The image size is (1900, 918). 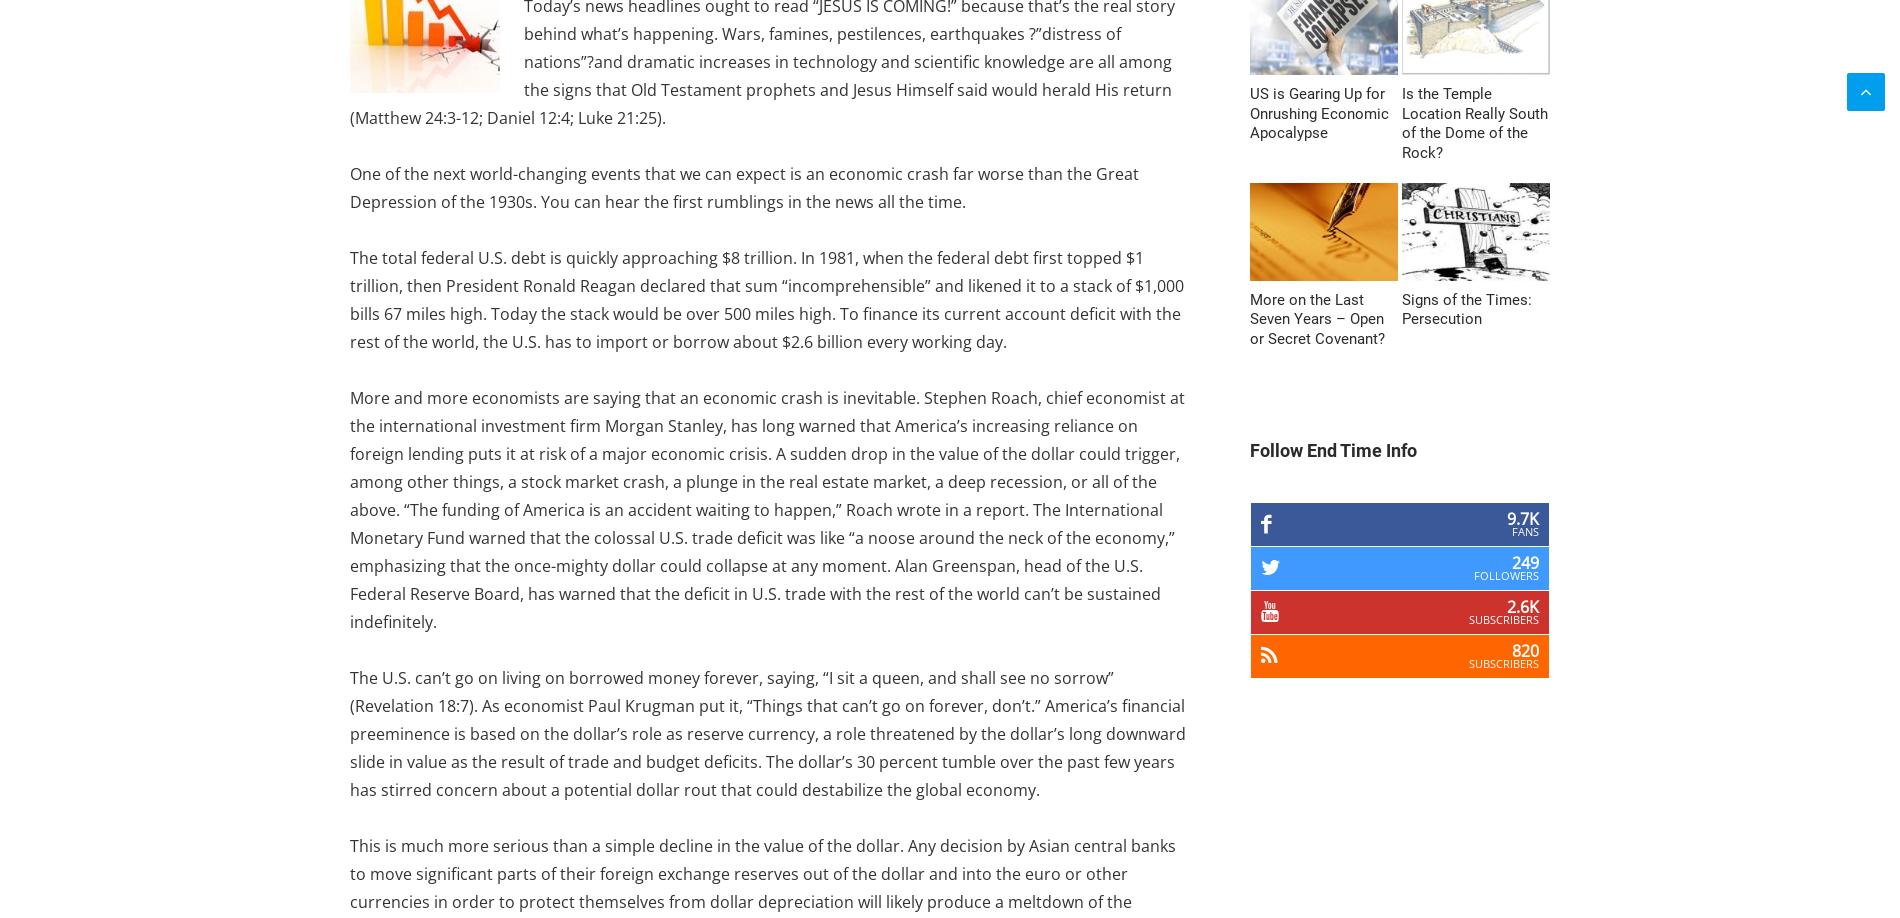 What do you see at coordinates (1523, 605) in the screenshot?
I see `'2.6k'` at bounding box center [1523, 605].